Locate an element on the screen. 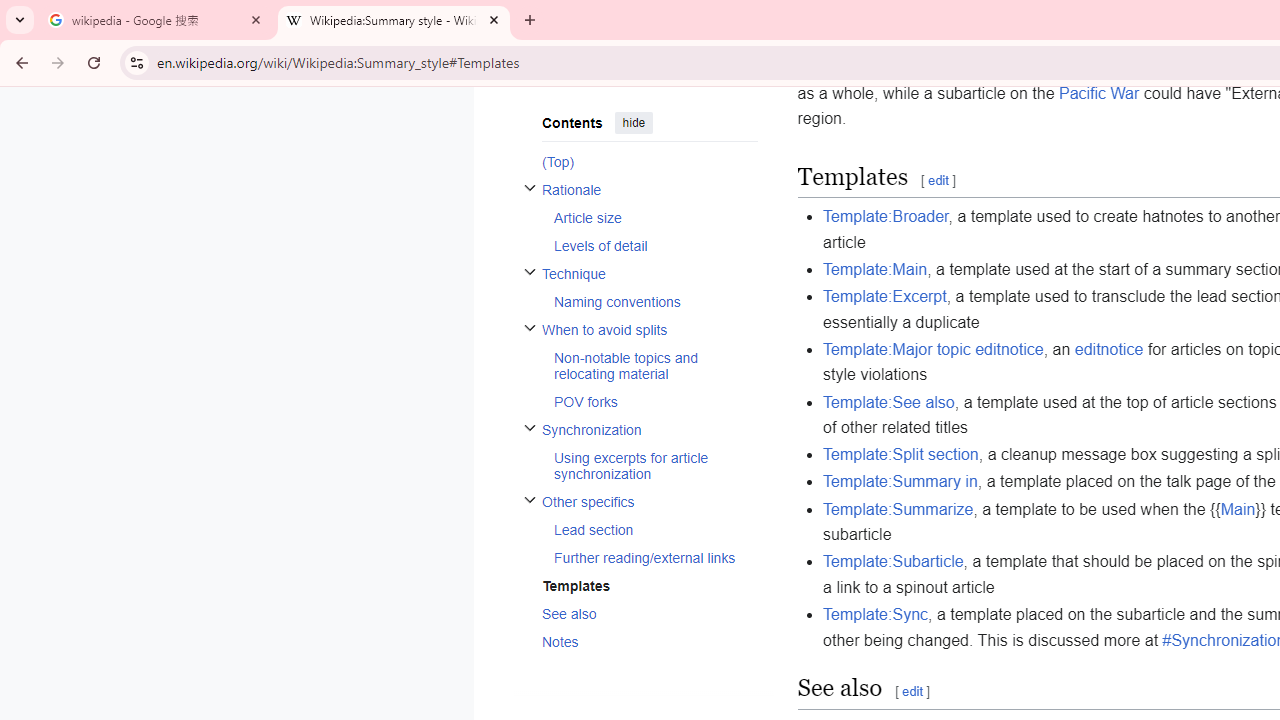 The width and height of the screenshot is (1280, 720). 'Template:Split section' is located at coordinates (900, 454).